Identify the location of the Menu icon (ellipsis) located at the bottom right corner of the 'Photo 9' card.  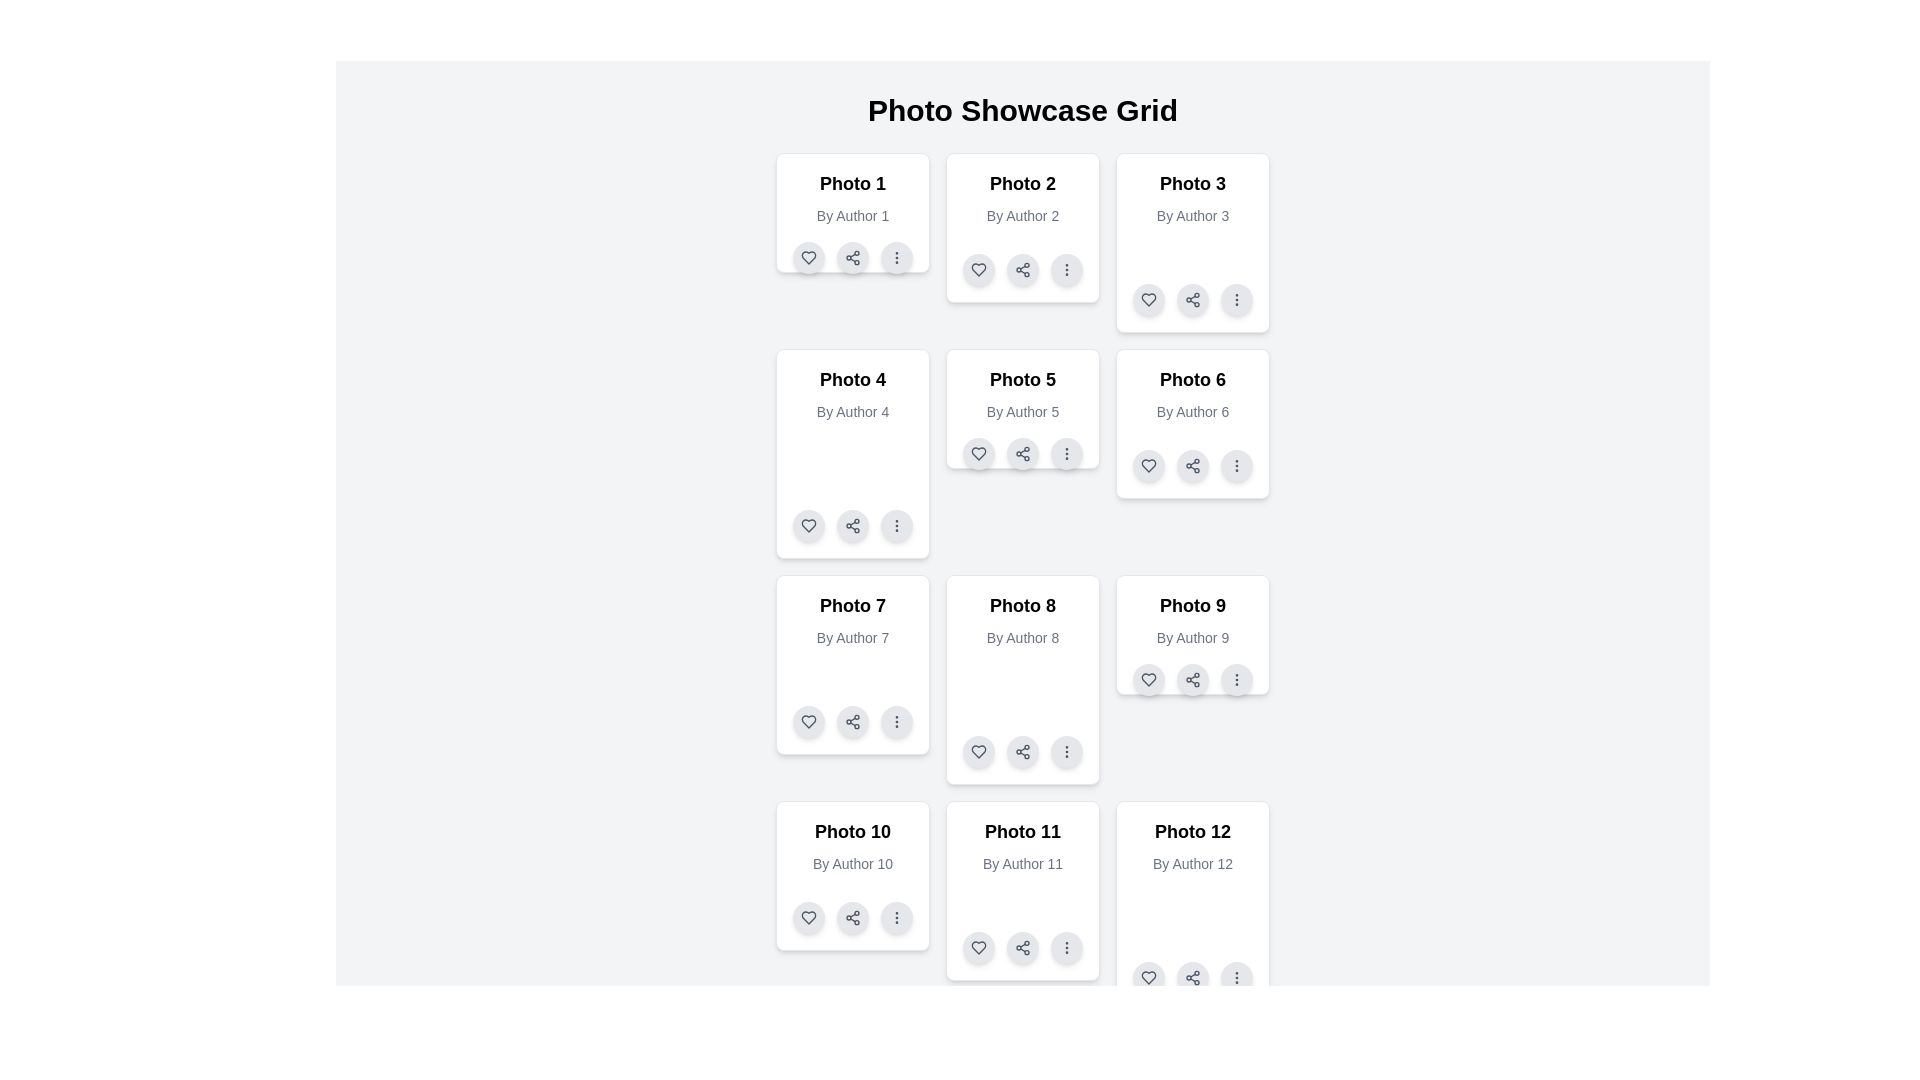
(1236, 678).